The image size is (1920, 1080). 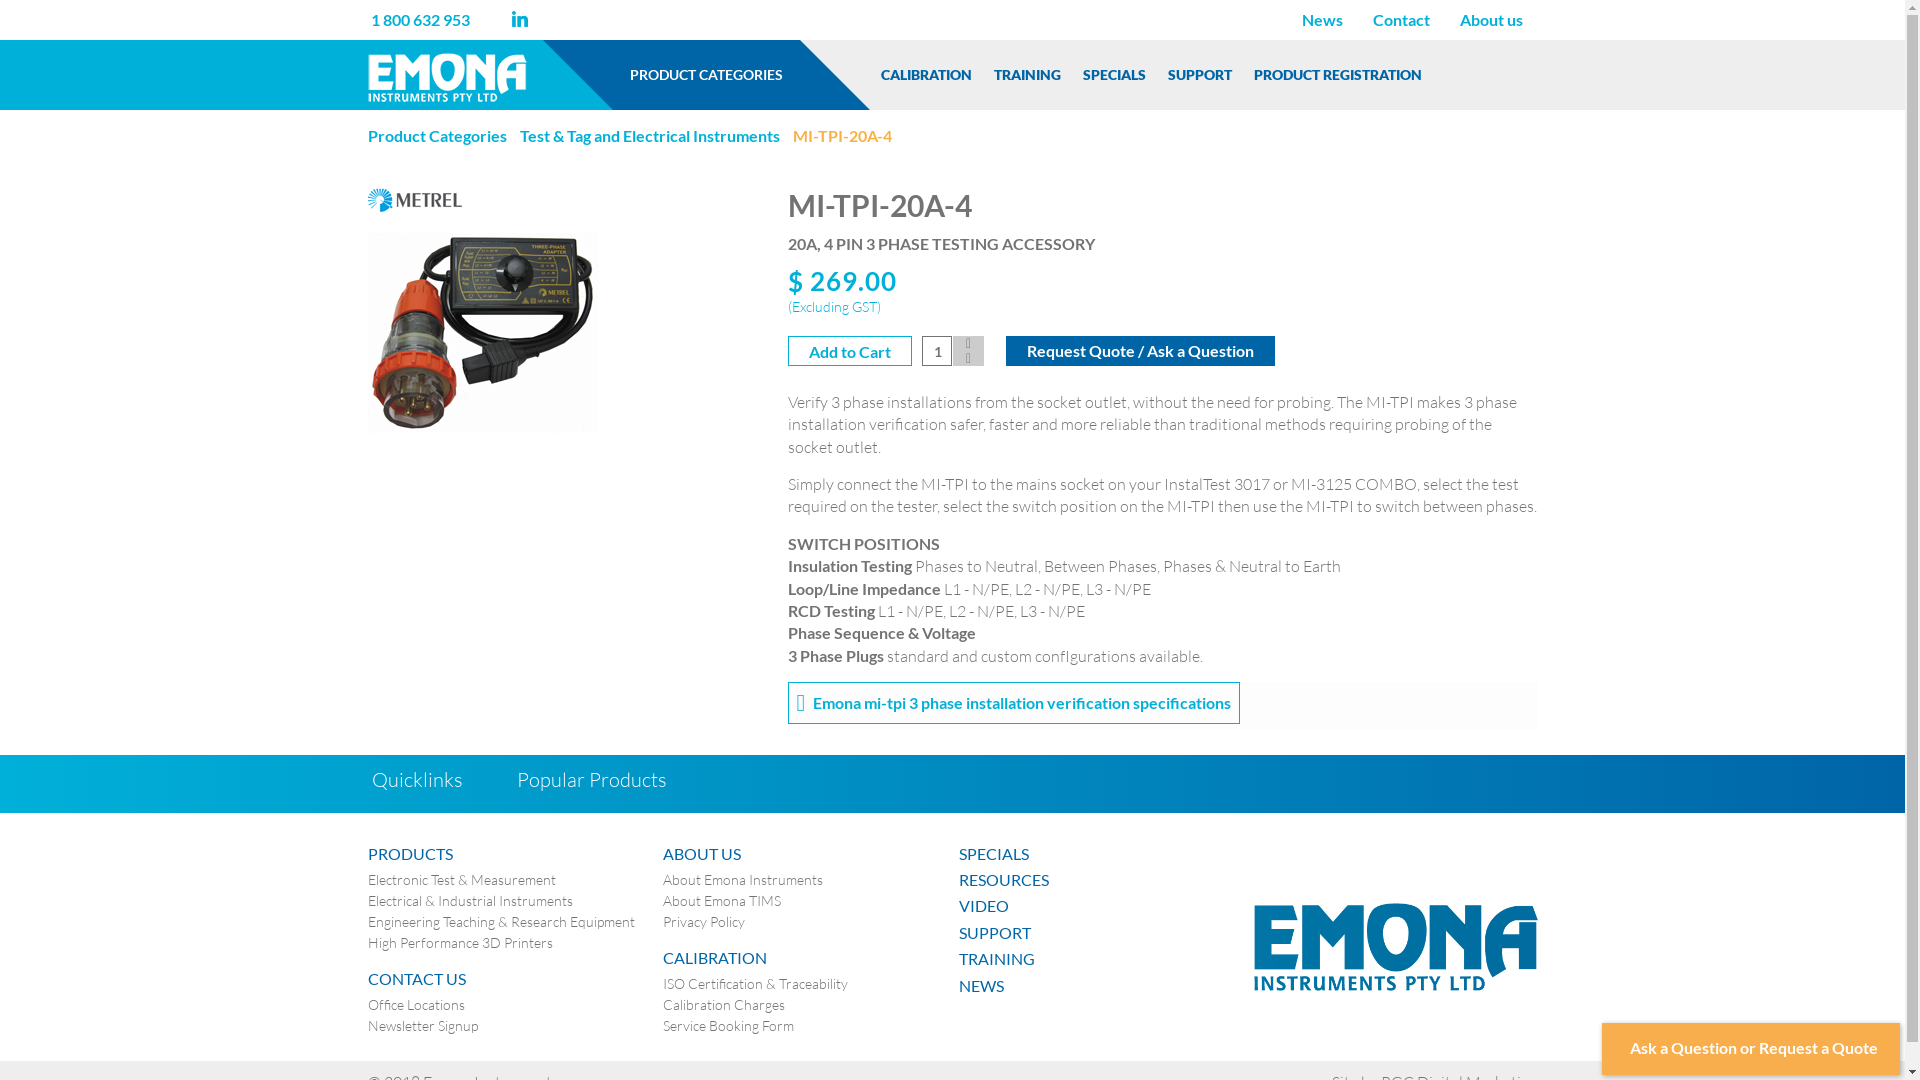 I want to click on 'SUPPORT', so click(x=1200, y=73).